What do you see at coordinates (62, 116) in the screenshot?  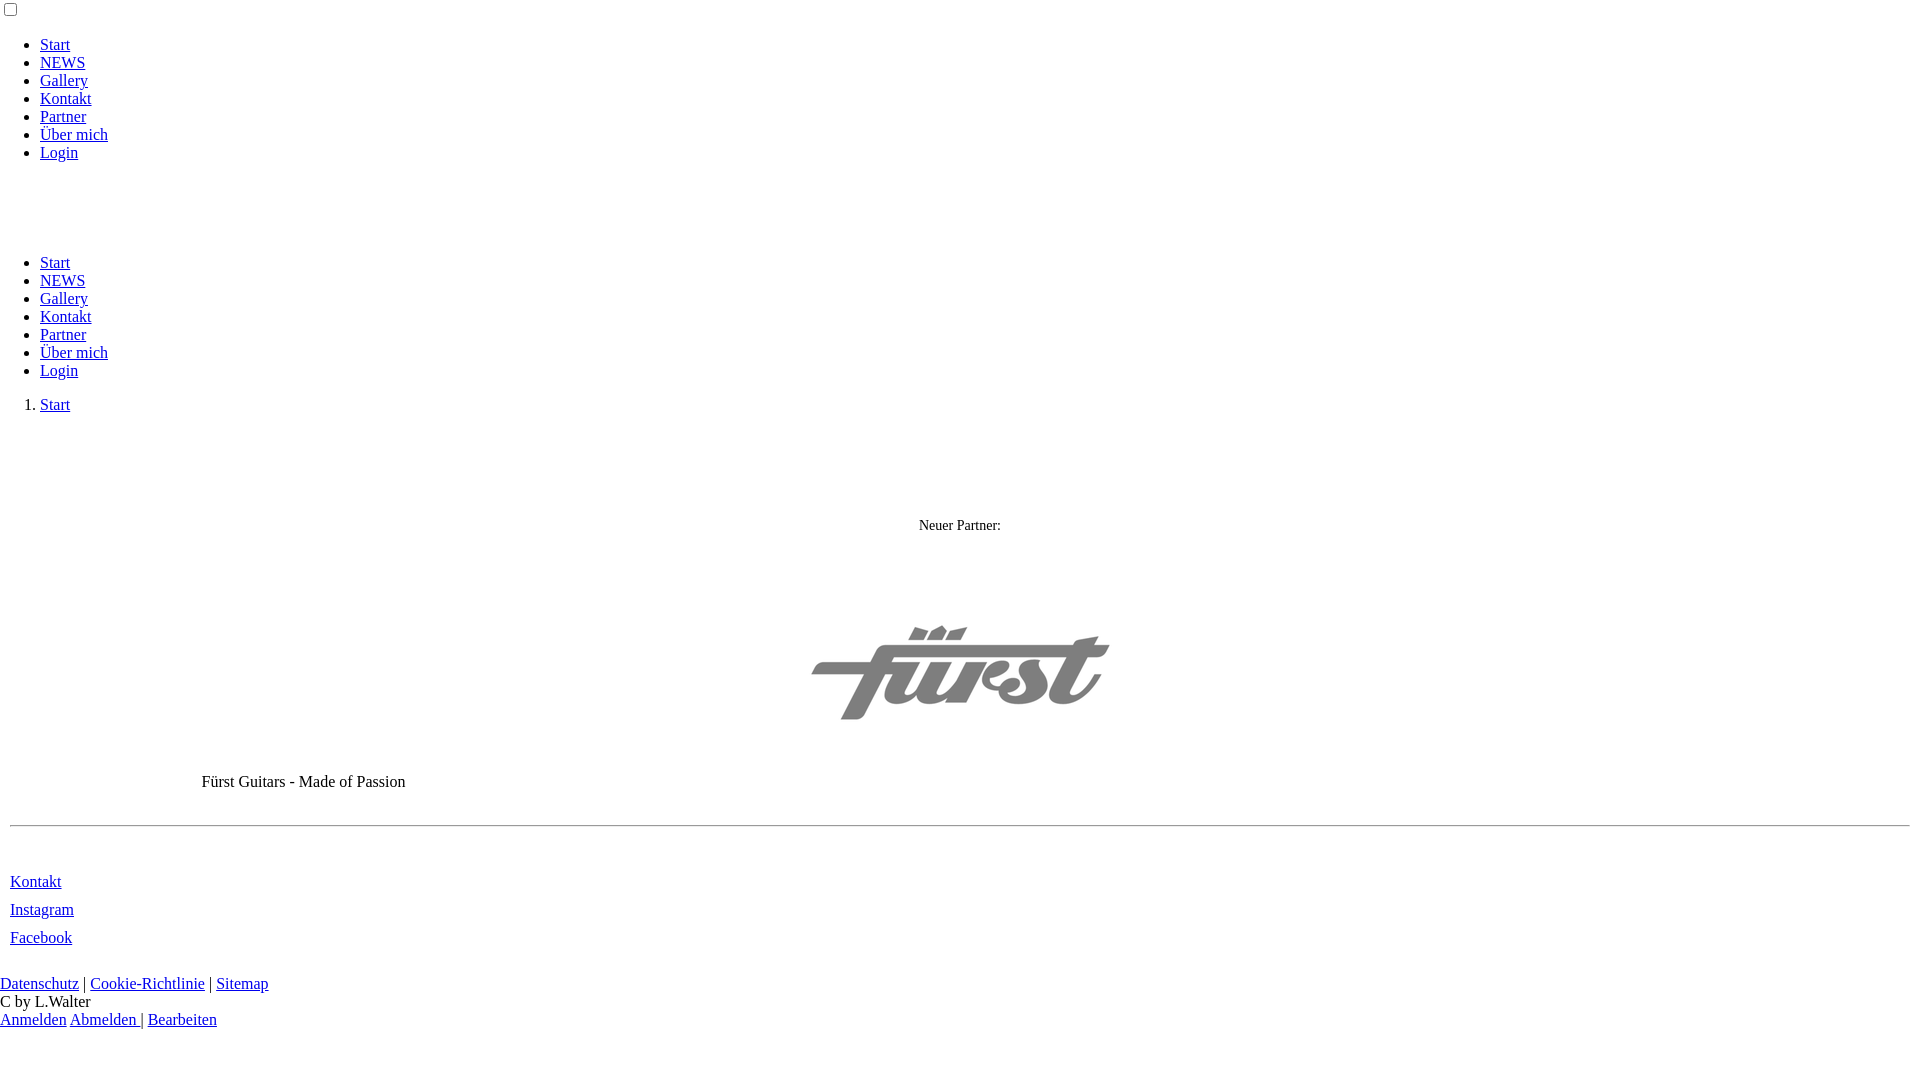 I see `'Partner'` at bounding box center [62, 116].